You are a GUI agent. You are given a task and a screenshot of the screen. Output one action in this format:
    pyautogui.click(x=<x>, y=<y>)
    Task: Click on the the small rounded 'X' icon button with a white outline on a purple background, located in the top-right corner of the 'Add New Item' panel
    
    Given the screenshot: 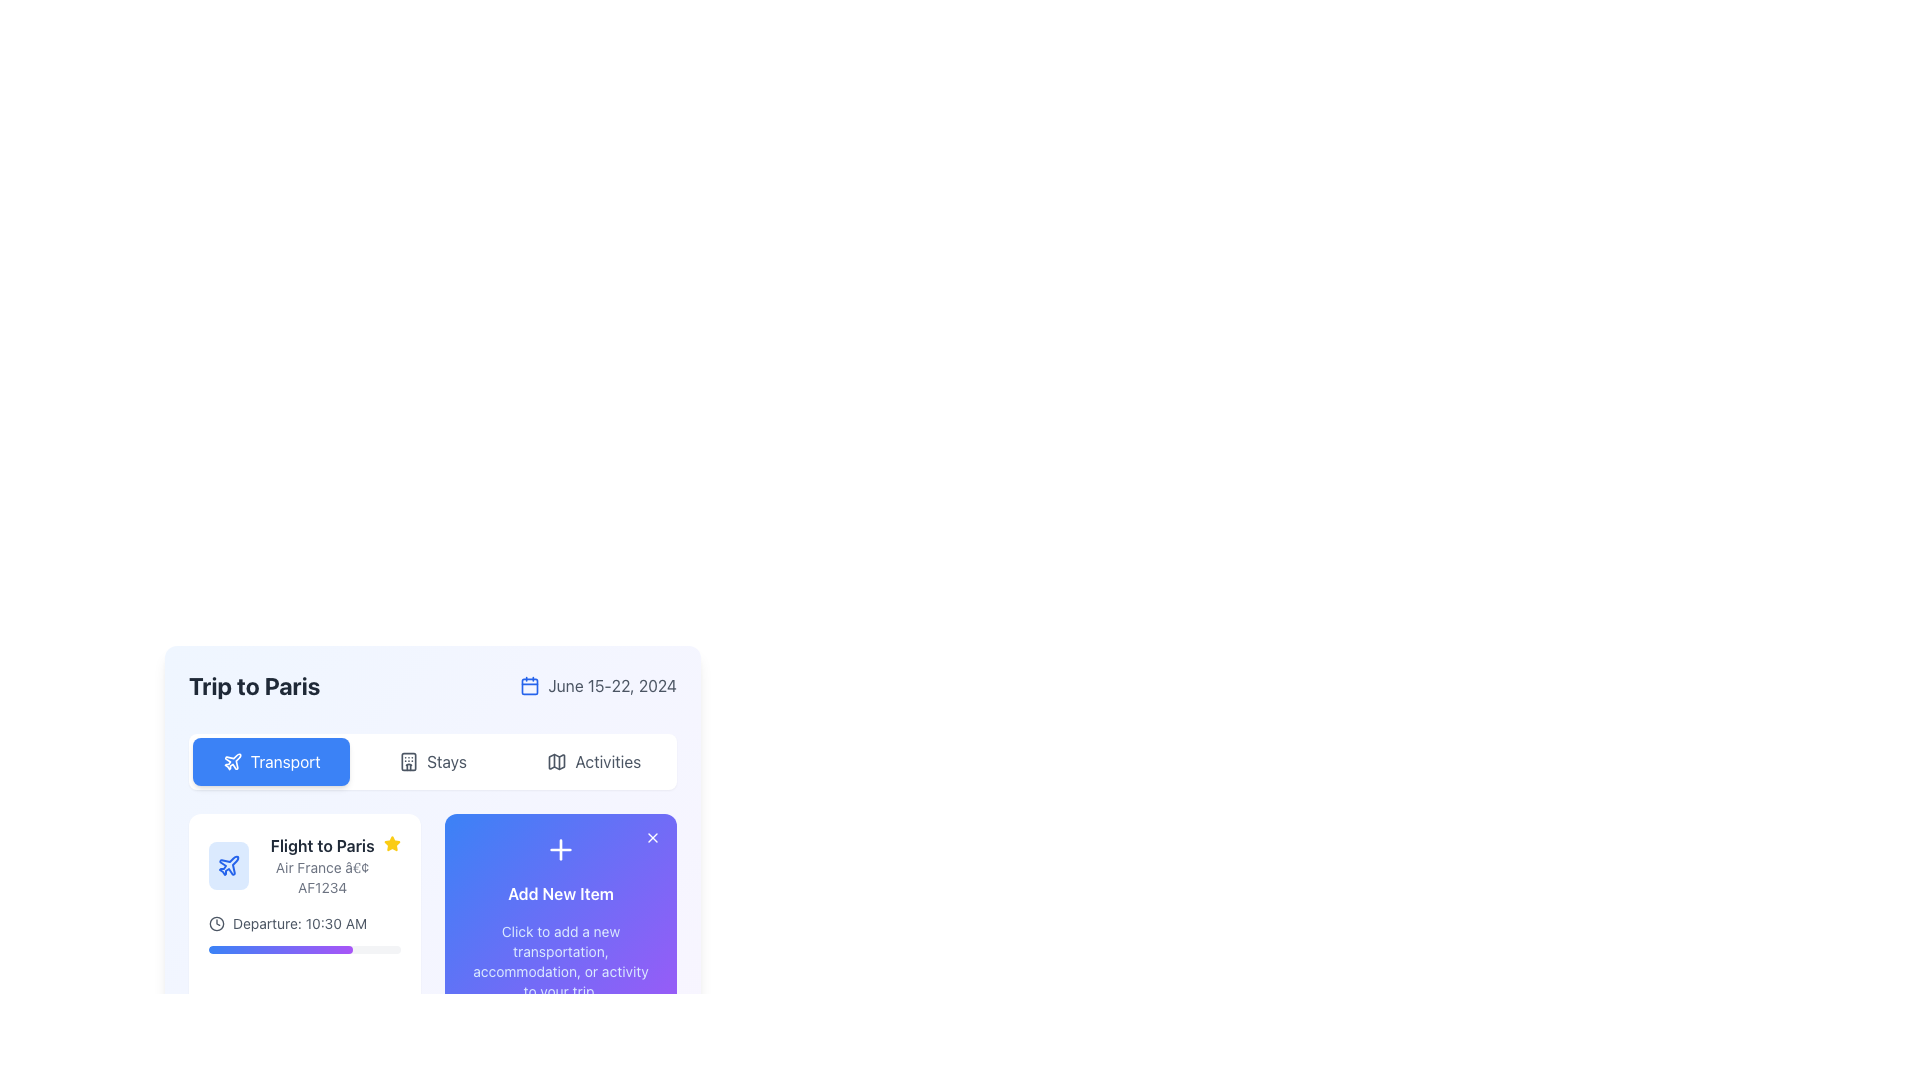 What is the action you would take?
    pyautogui.click(x=652, y=837)
    